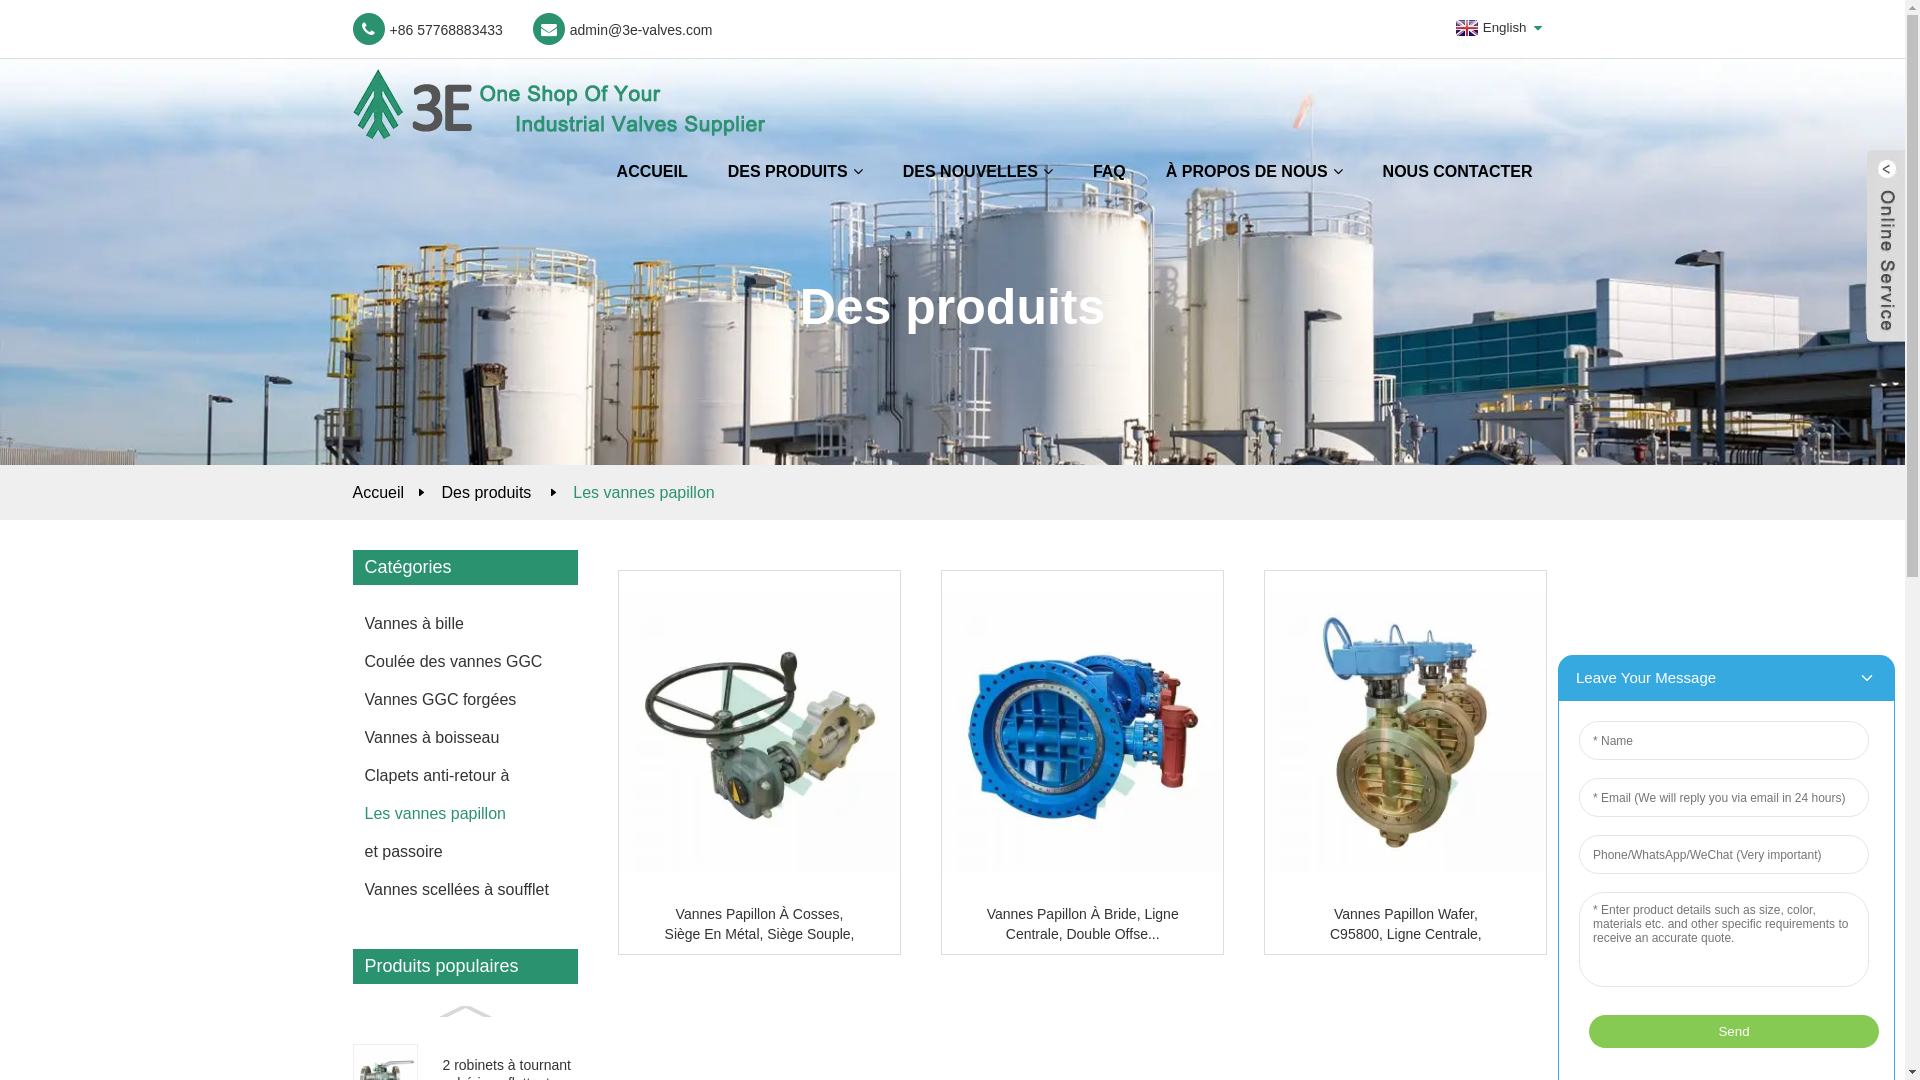 The image size is (1920, 1080). What do you see at coordinates (459, 852) in the screenshot?
I see `'et passoire'` at bounding box center [459, 852].